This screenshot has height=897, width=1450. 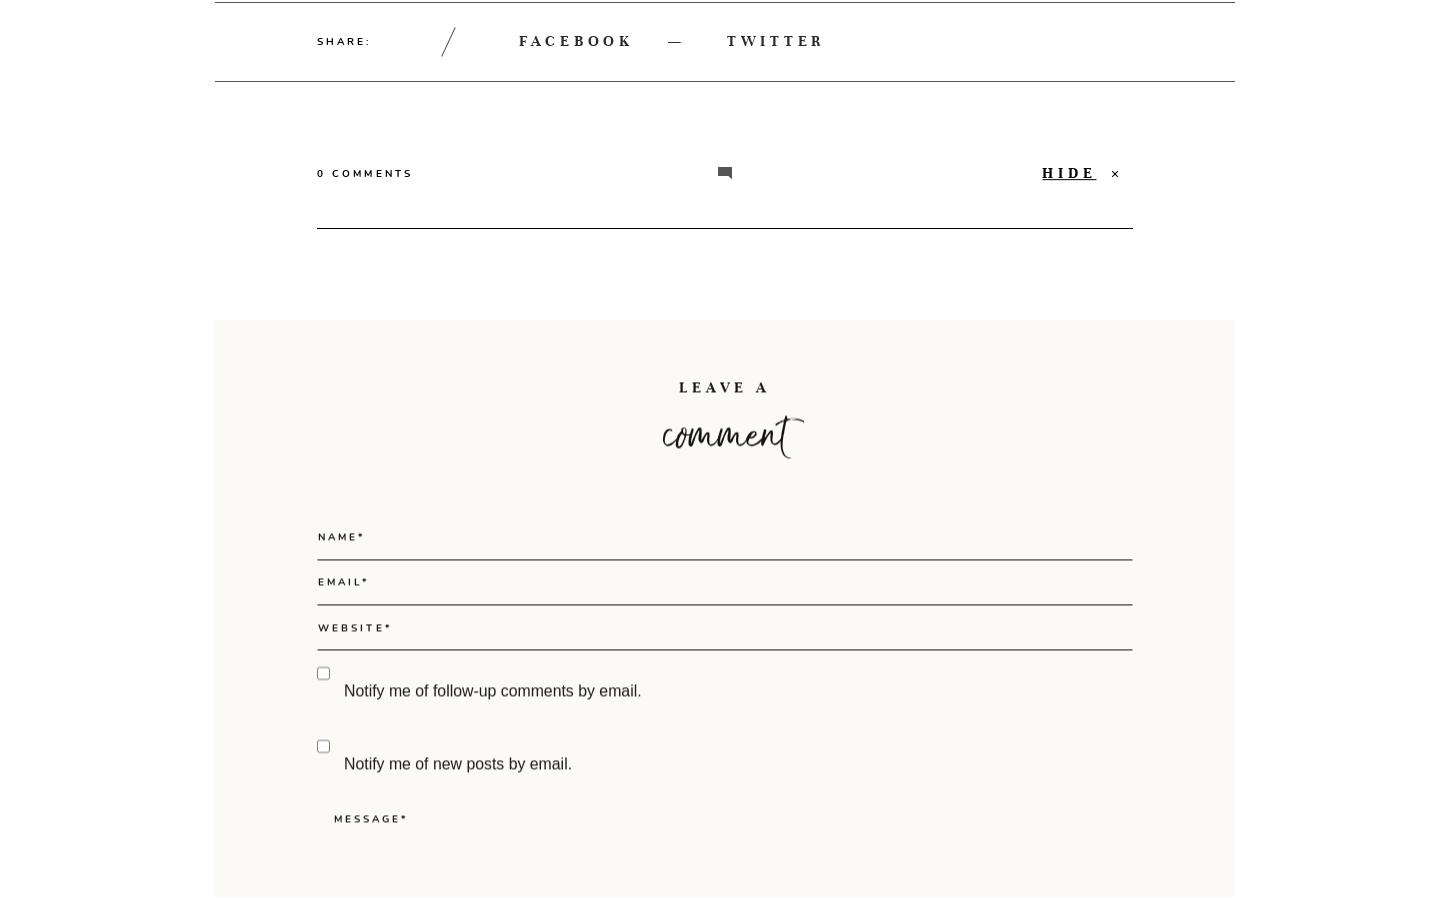 What do you see at coordinates (725, 519) in the screenshot?
I see `'comment'` at bounding box center [725, 519].